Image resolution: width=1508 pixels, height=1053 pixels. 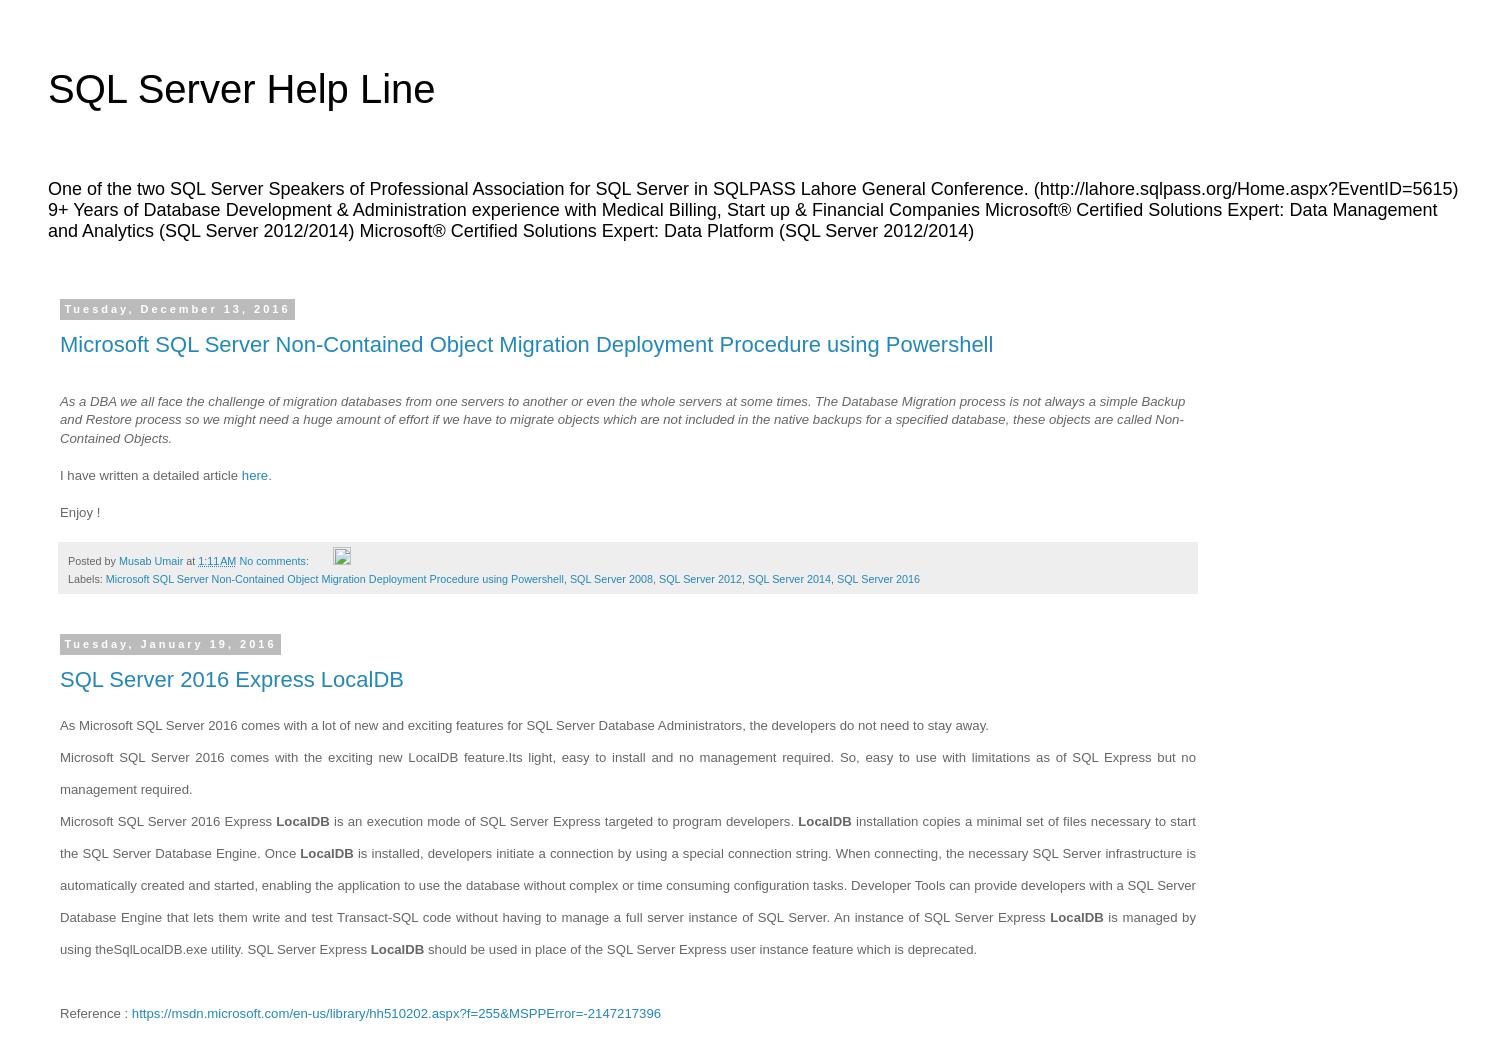 I want to click on 'As a DBA we all face the challenge of migration databases from one servers to another or even the whole servers at some times. The Database Migration process is not always a simple Backup and Restore process so we might need a huge amount of effort if we have to migrate objects which are not included in the native backups for a specified database, these objects are called Non-Contained Objects.', so click(x=621, y=418).